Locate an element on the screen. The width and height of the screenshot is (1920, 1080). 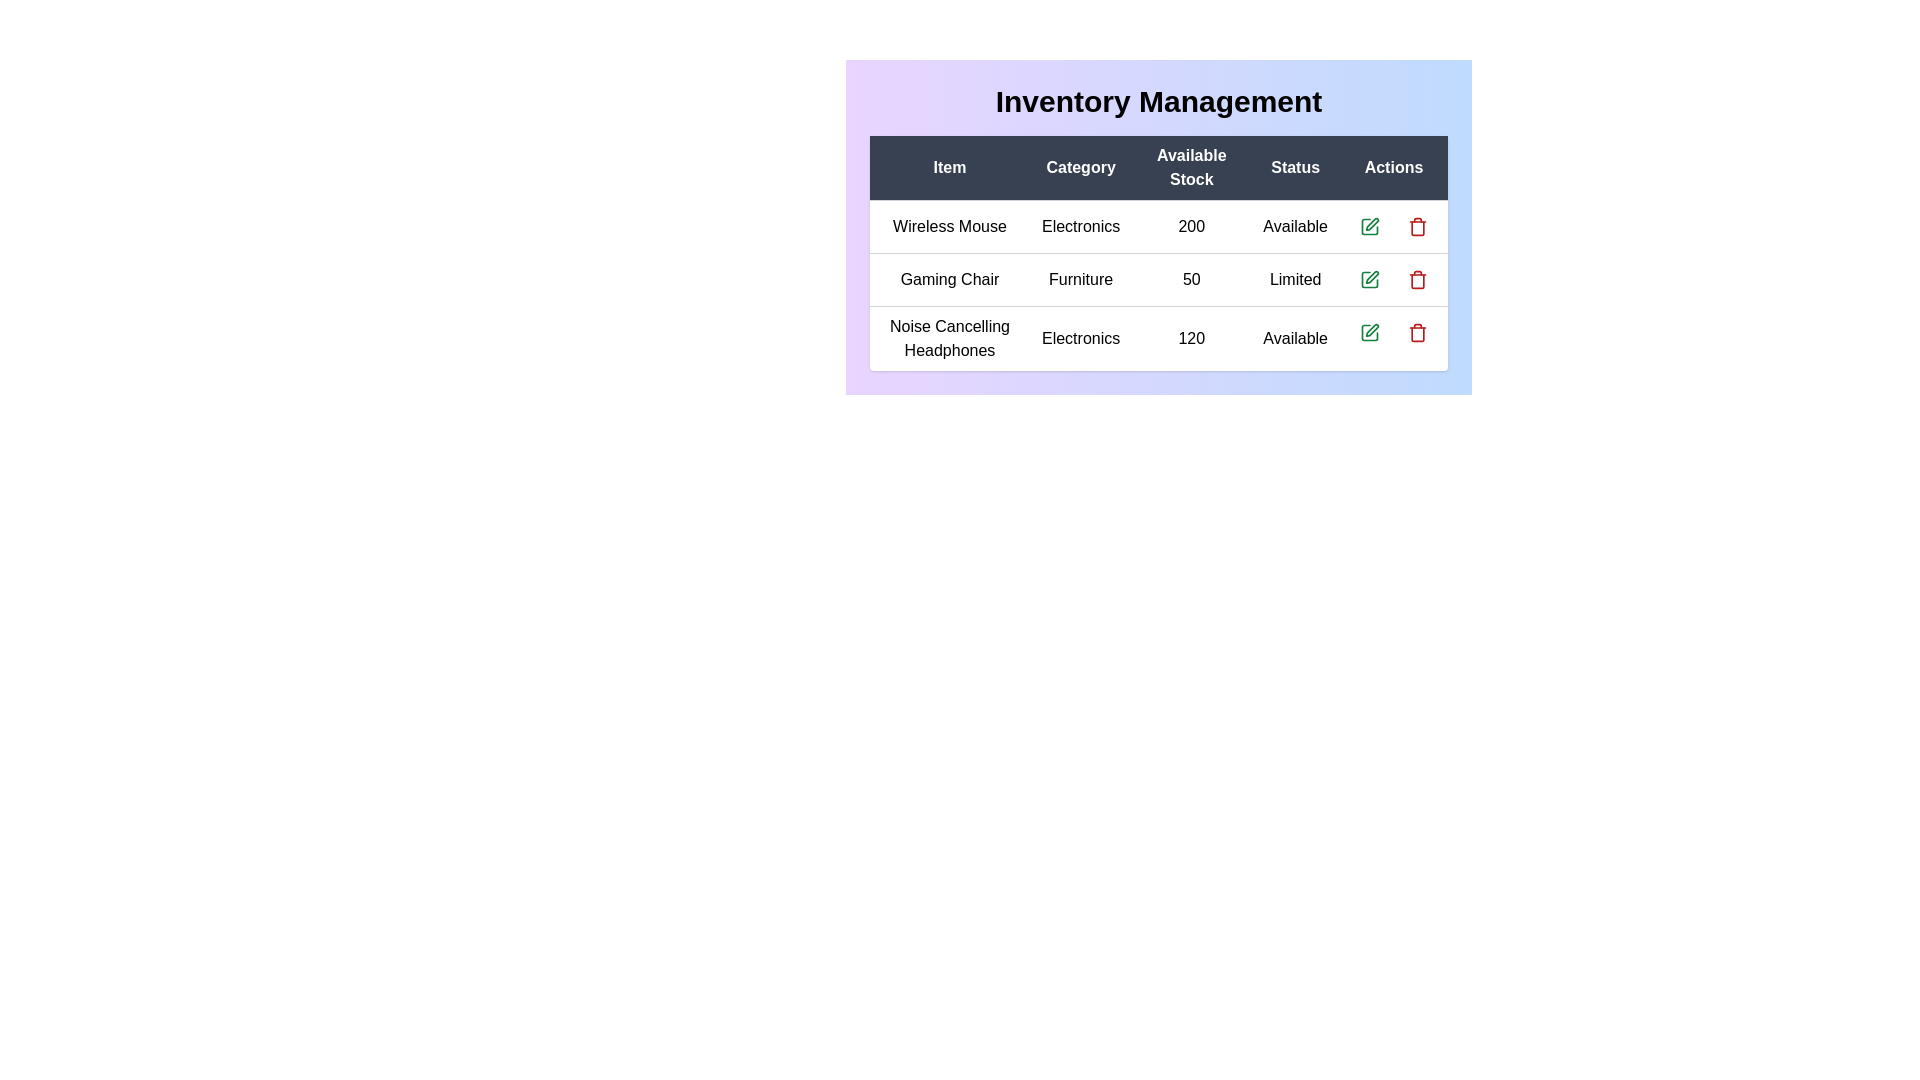
delete button for the inventory item Noise Cancelling Headphones is located at coordinates (1416, 331).